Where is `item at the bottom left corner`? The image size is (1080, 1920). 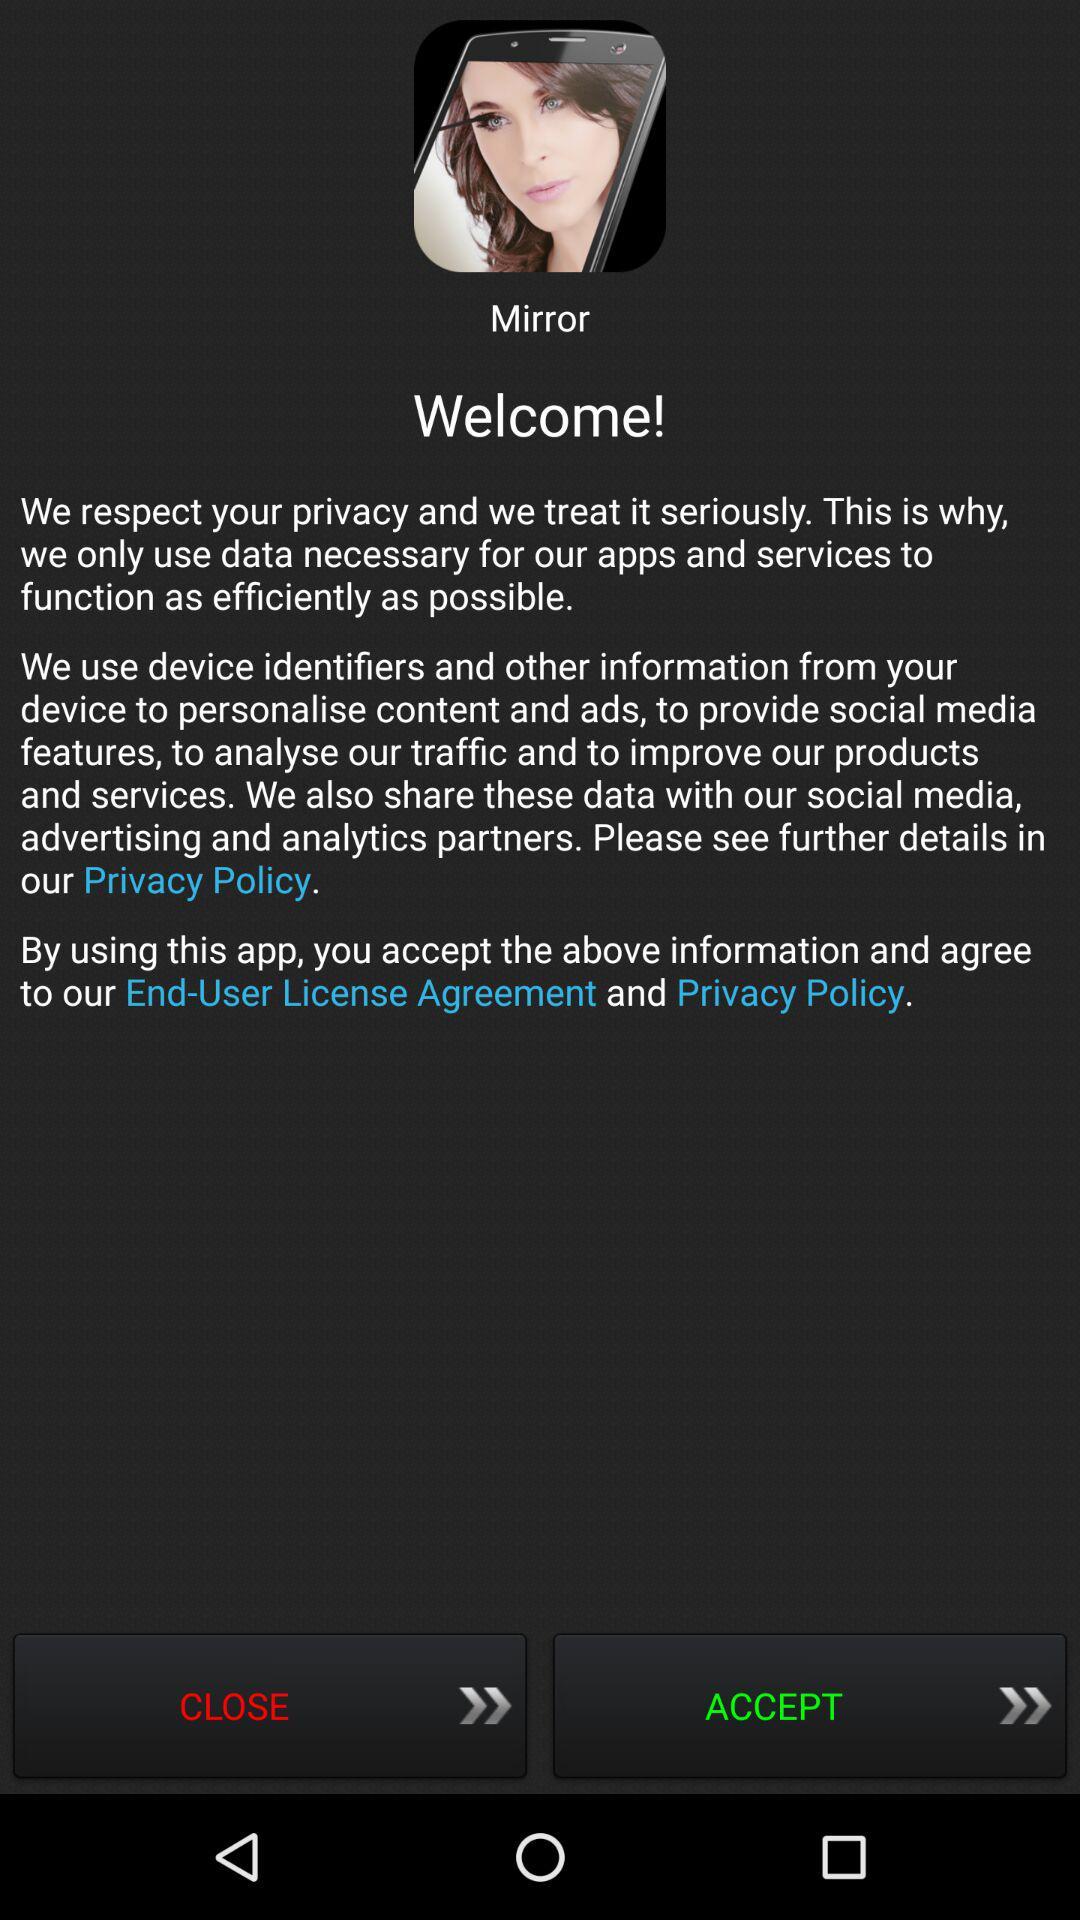
item at the bottom left corner is located at coordinates (270, 1707).